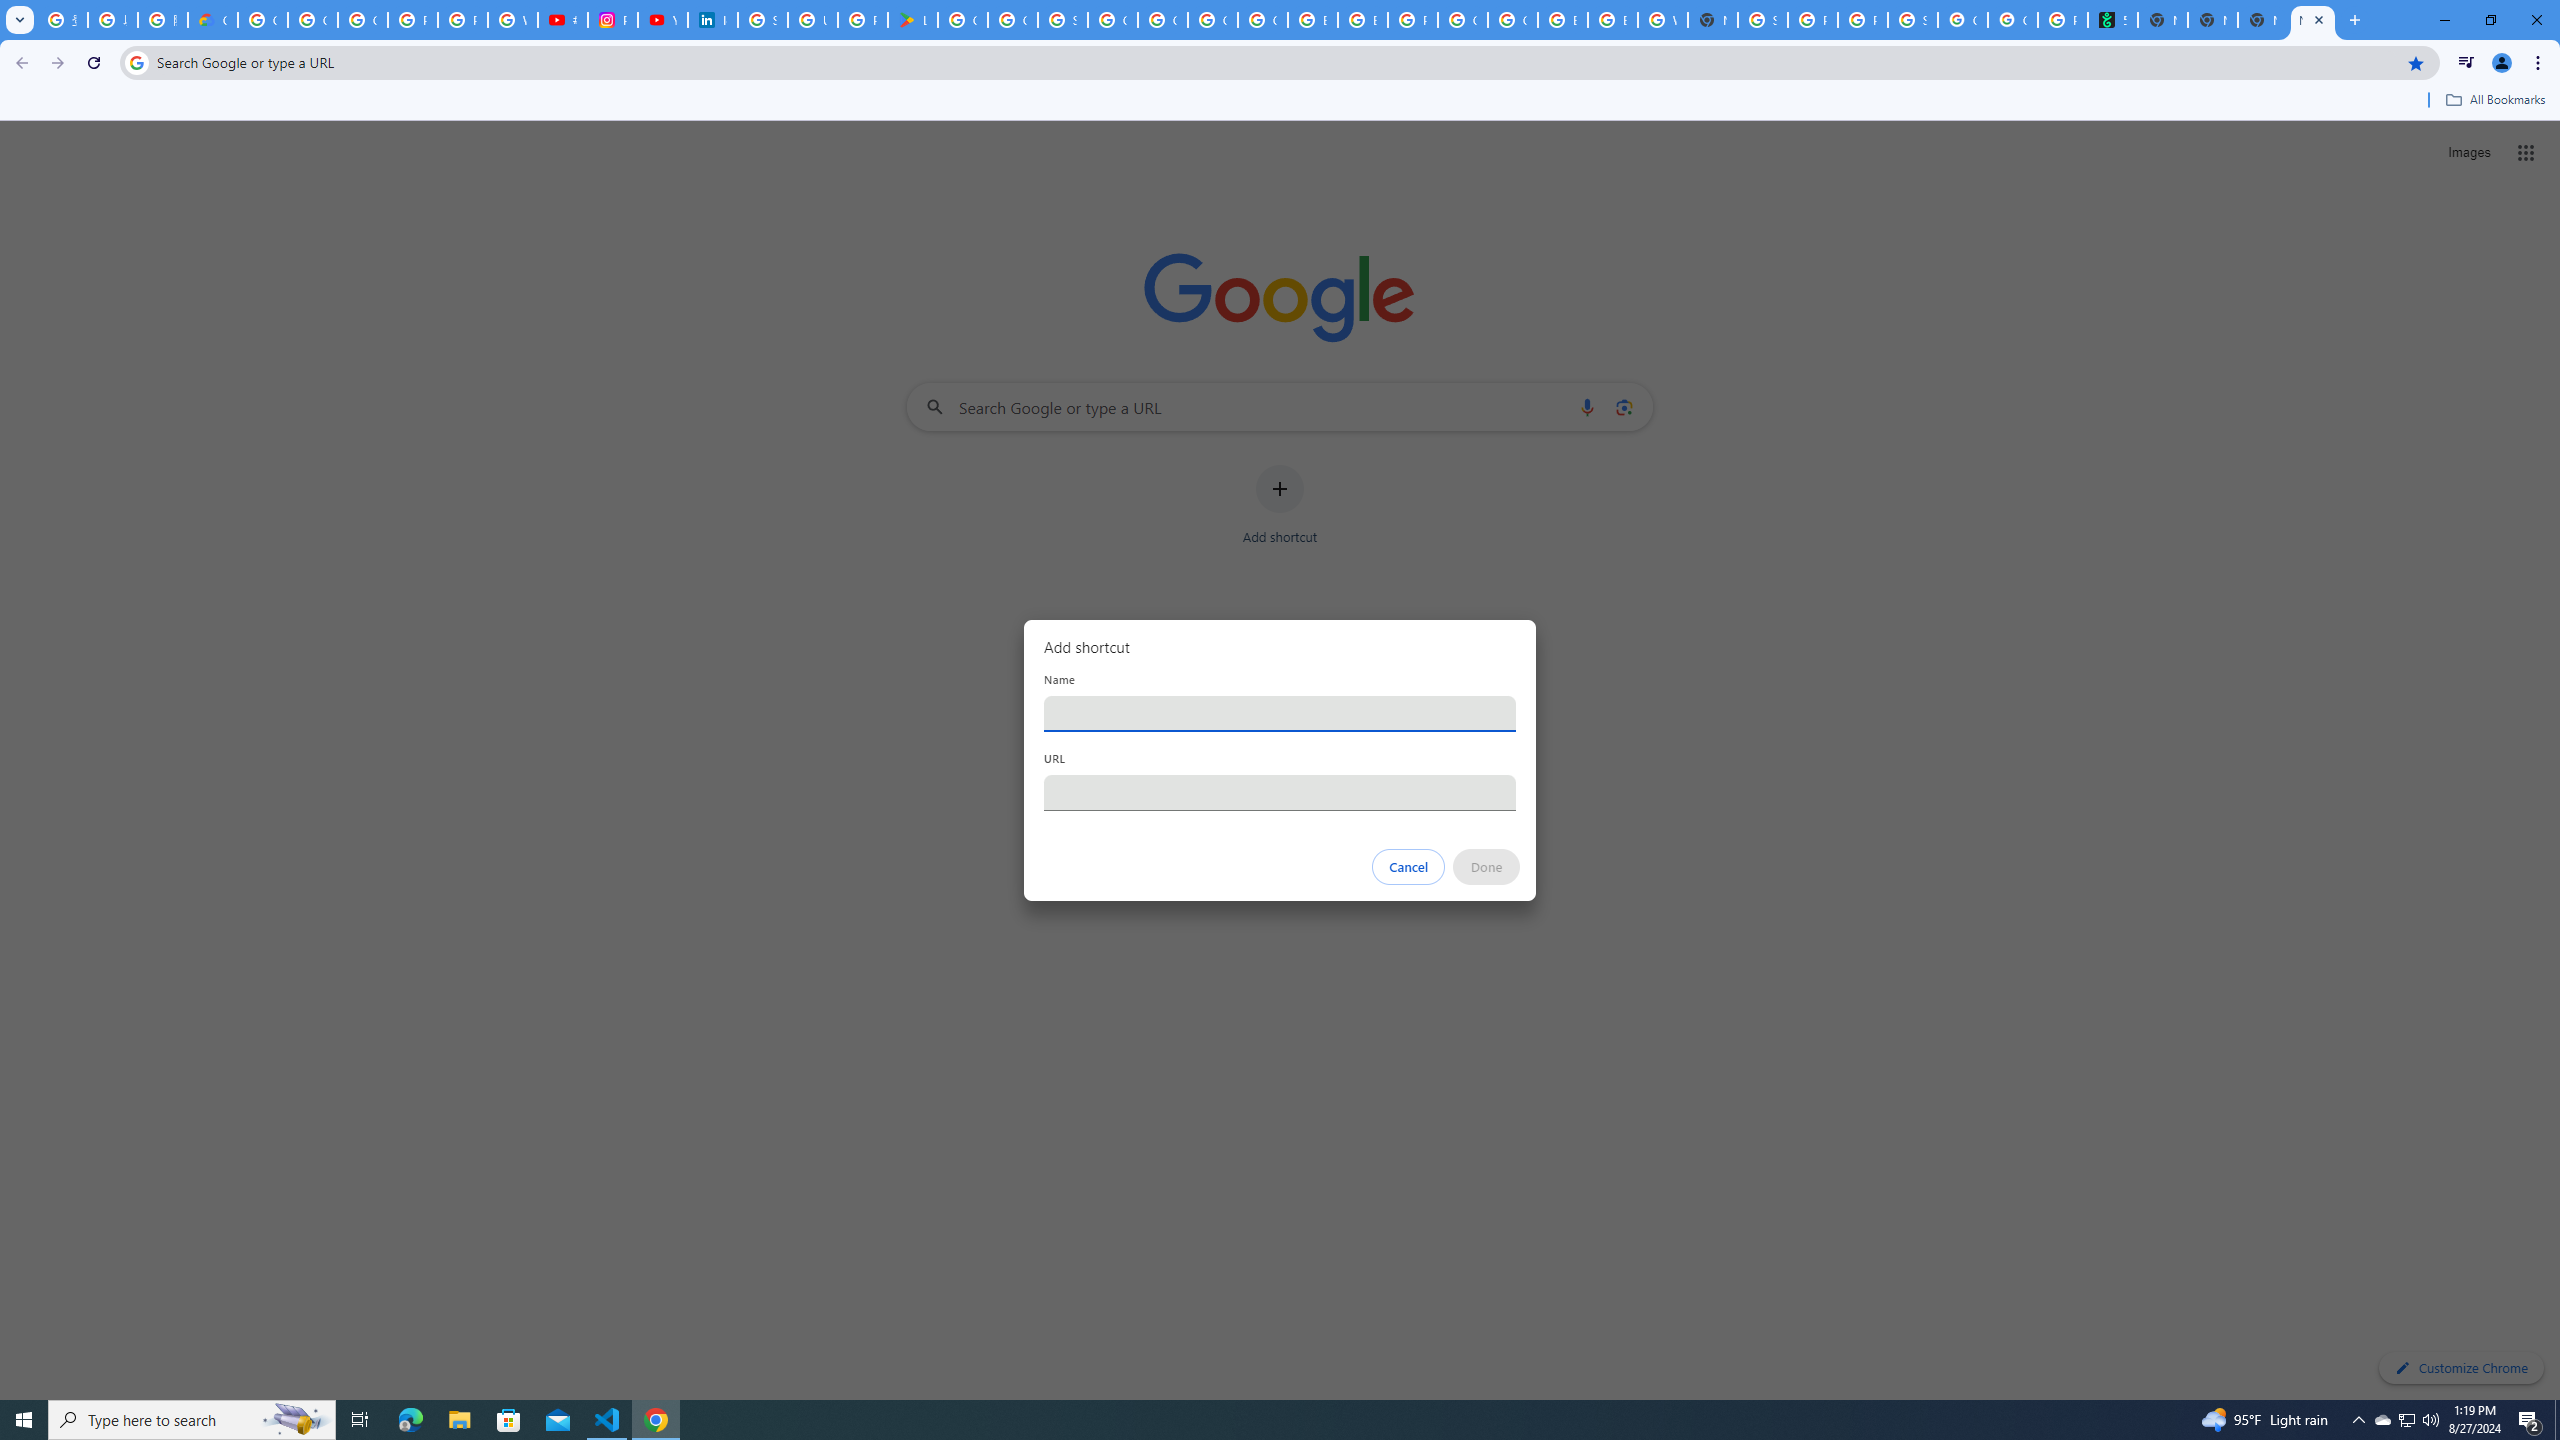 This screenshot has height=1440, width=2560. Describe the element at coordinates (562, 19) in the screenshot. I see `'#nbabasketballhighlights - YouTube'` at that location.